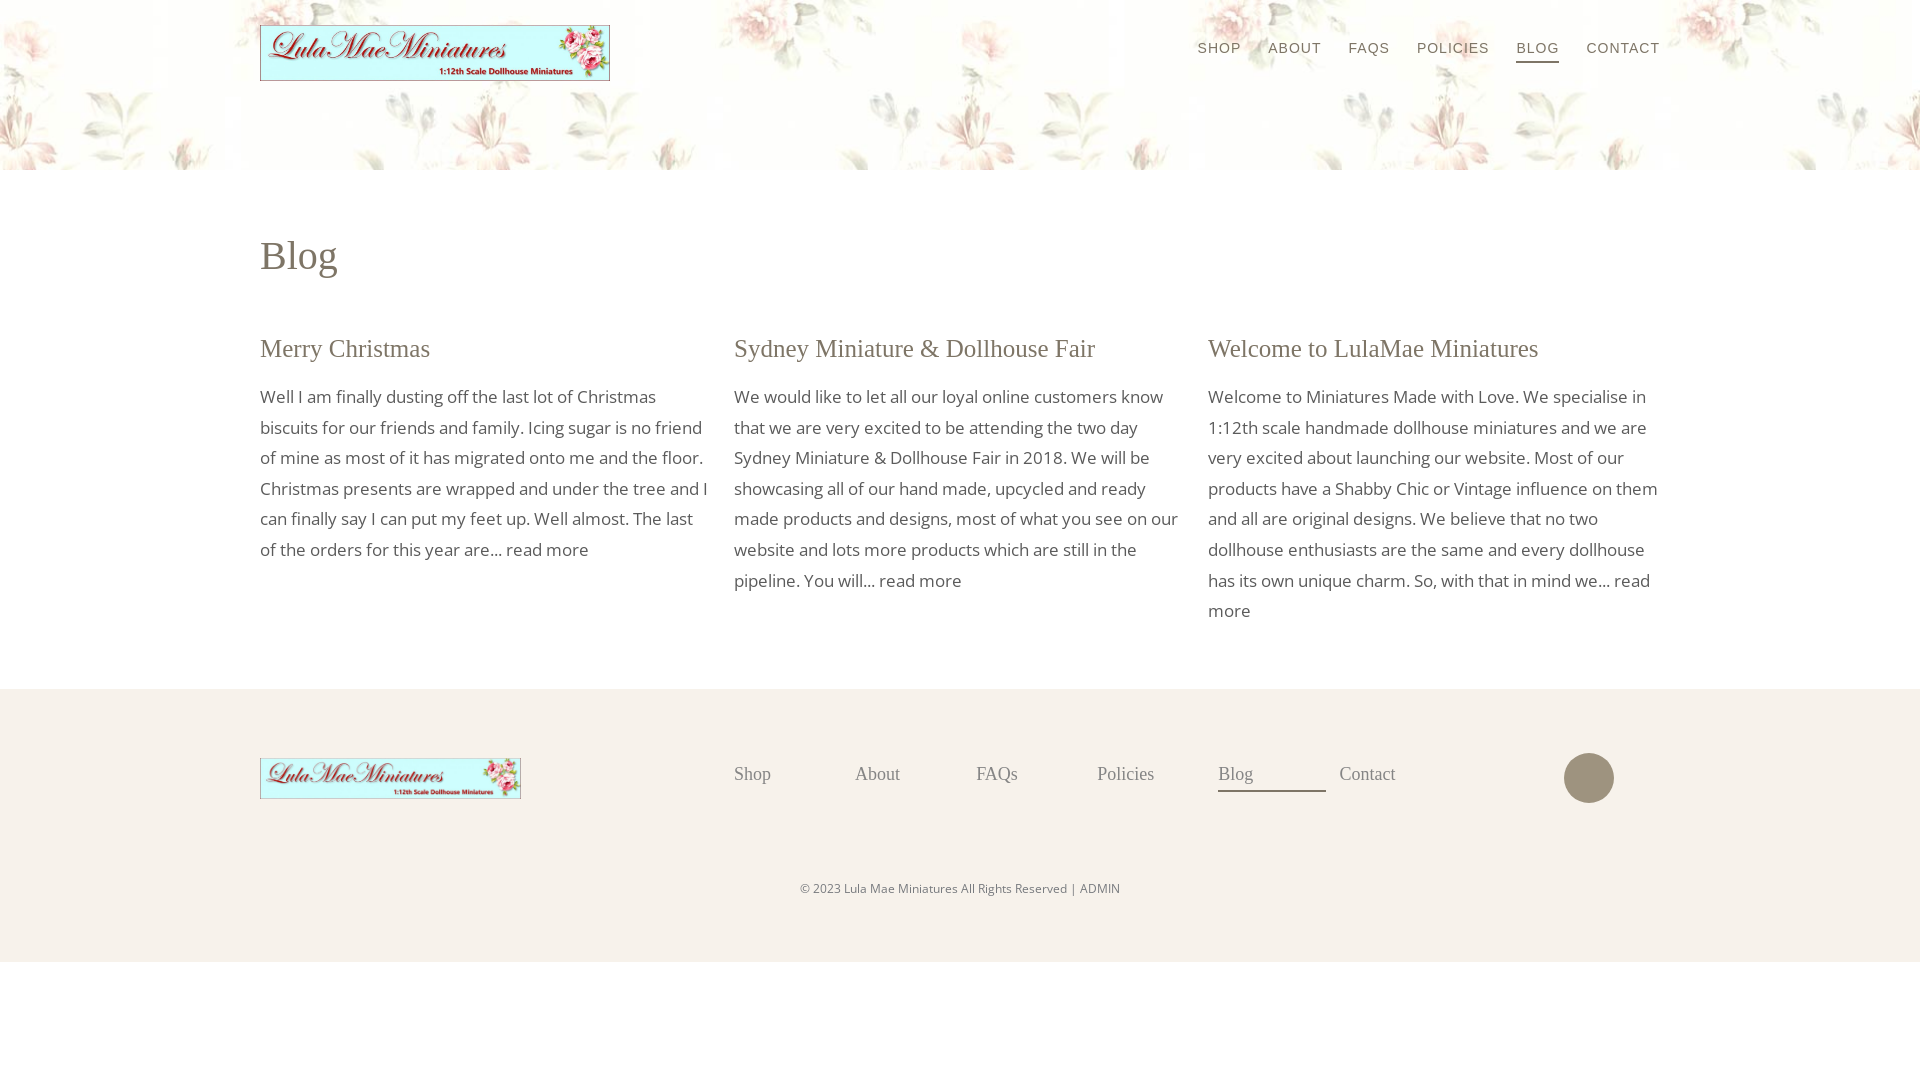 The width and height of the screenshot is (1920, 1080). Describe the element at coordinates (1358, 34) in the screenshot. I see `'FAQS'` at that location.